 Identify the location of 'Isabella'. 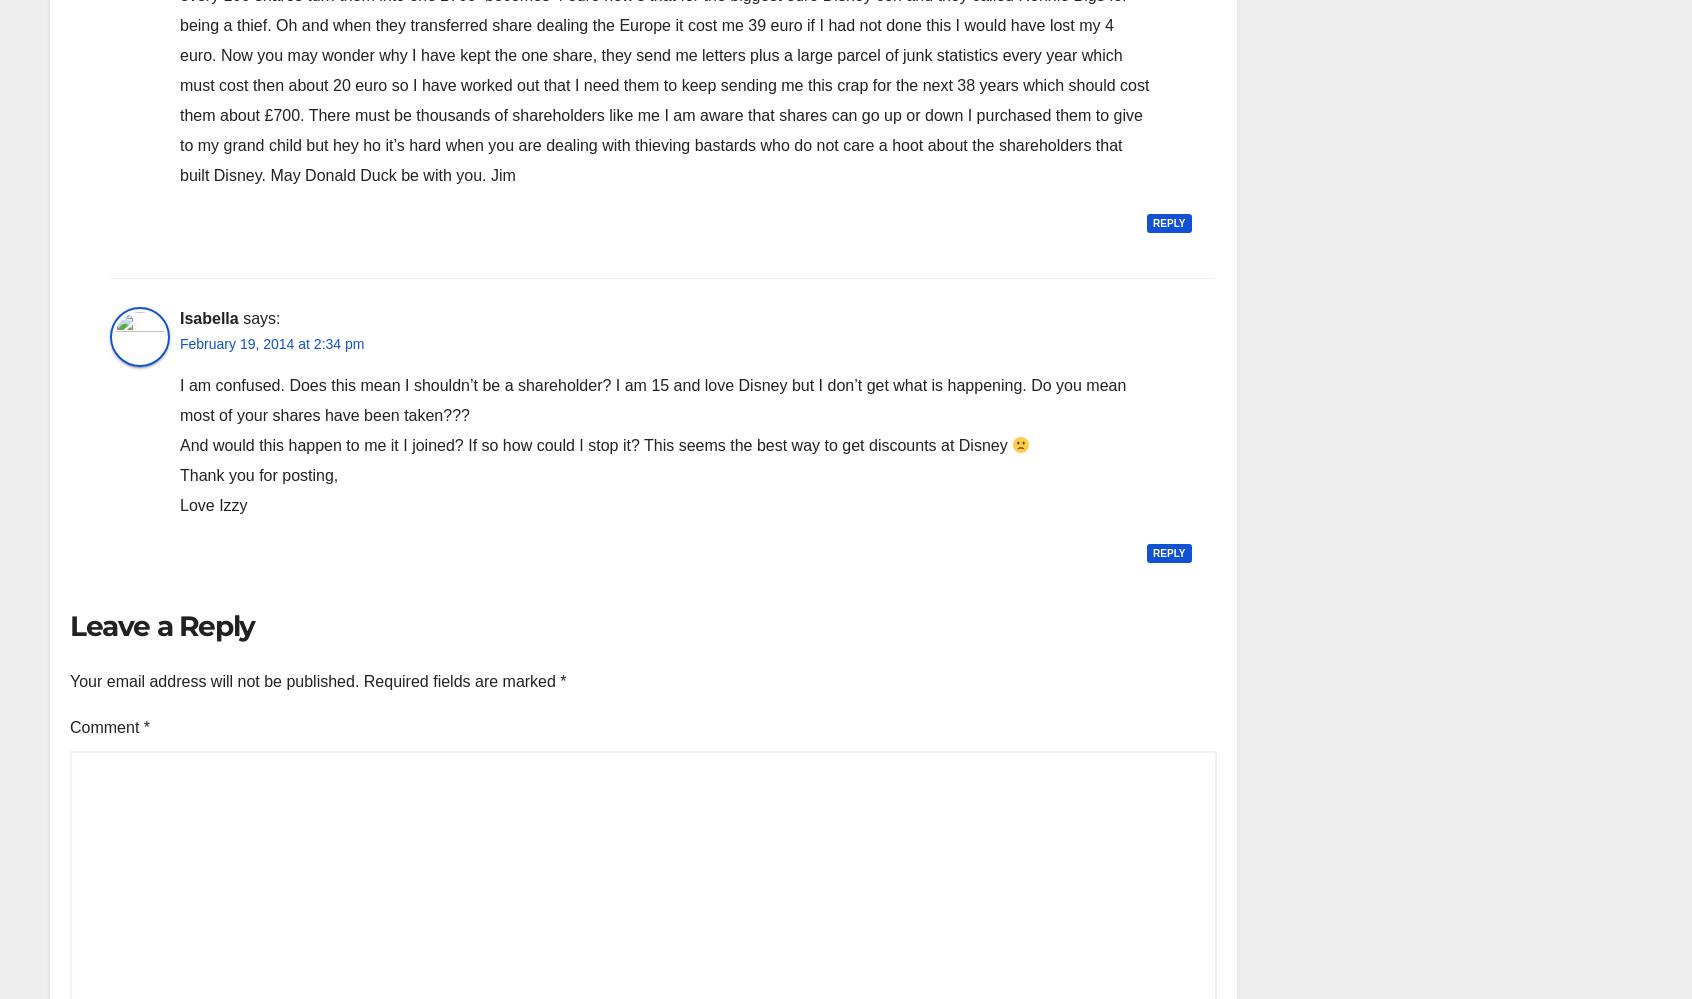
(207, 317).